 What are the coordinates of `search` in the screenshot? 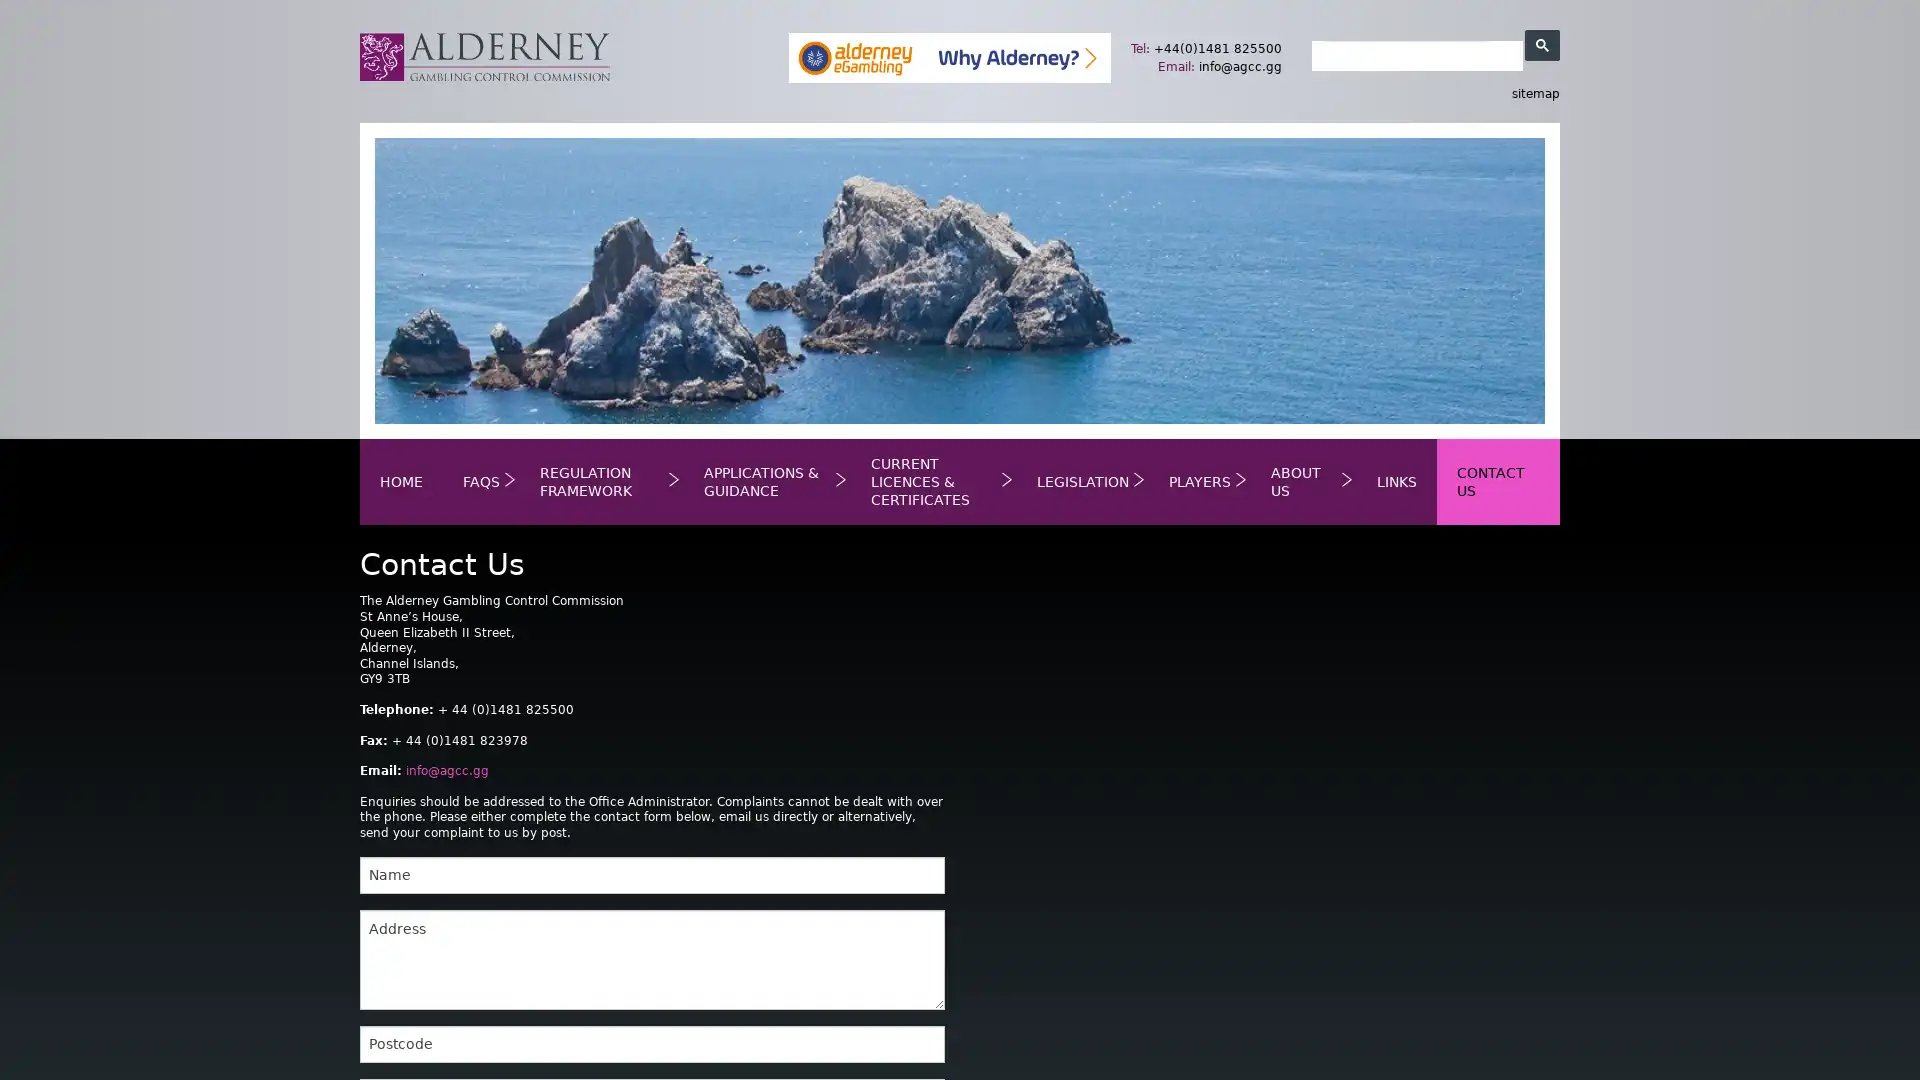 It's located at (1541, 45).